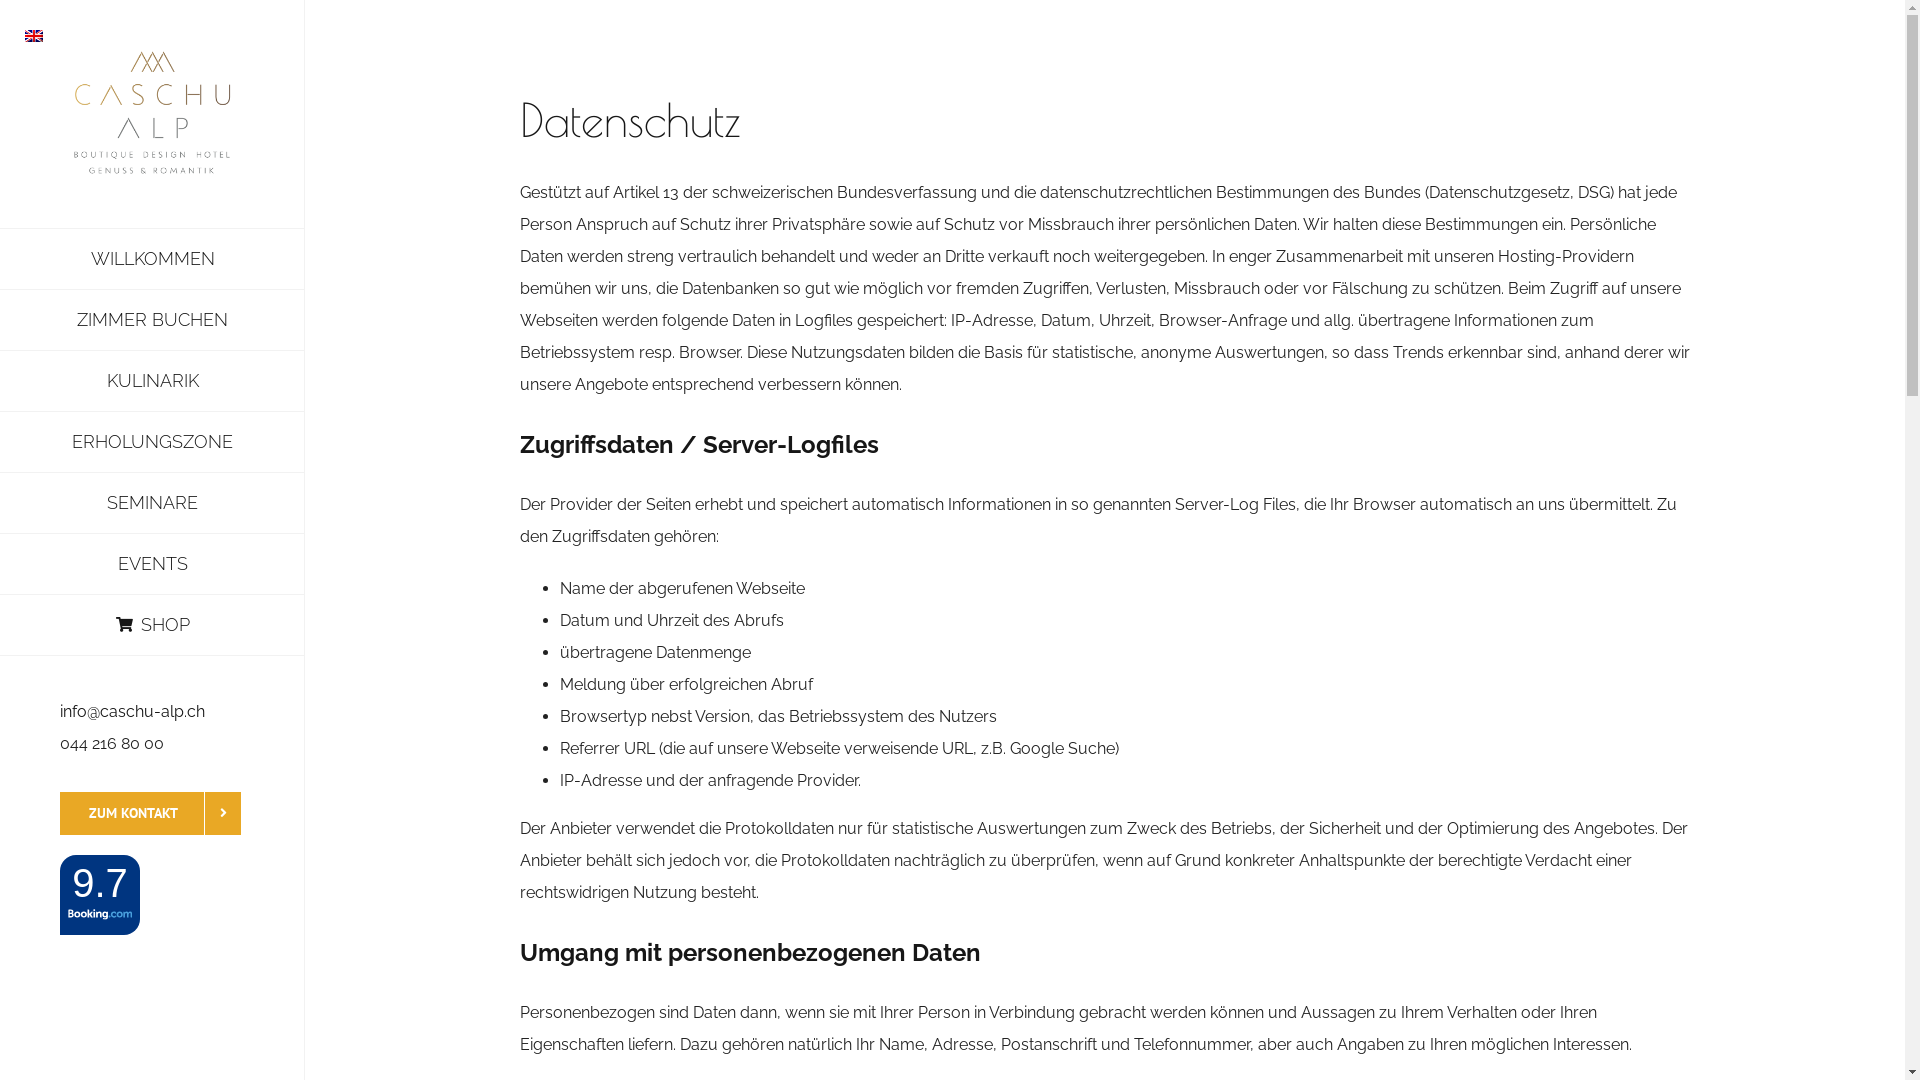 The height and width of the screenshot is (1080, 1920). What do you see at coordinates (151, 502) in the screenshot?
I see `'SEMINARE'` at bounding box center [151, 502].